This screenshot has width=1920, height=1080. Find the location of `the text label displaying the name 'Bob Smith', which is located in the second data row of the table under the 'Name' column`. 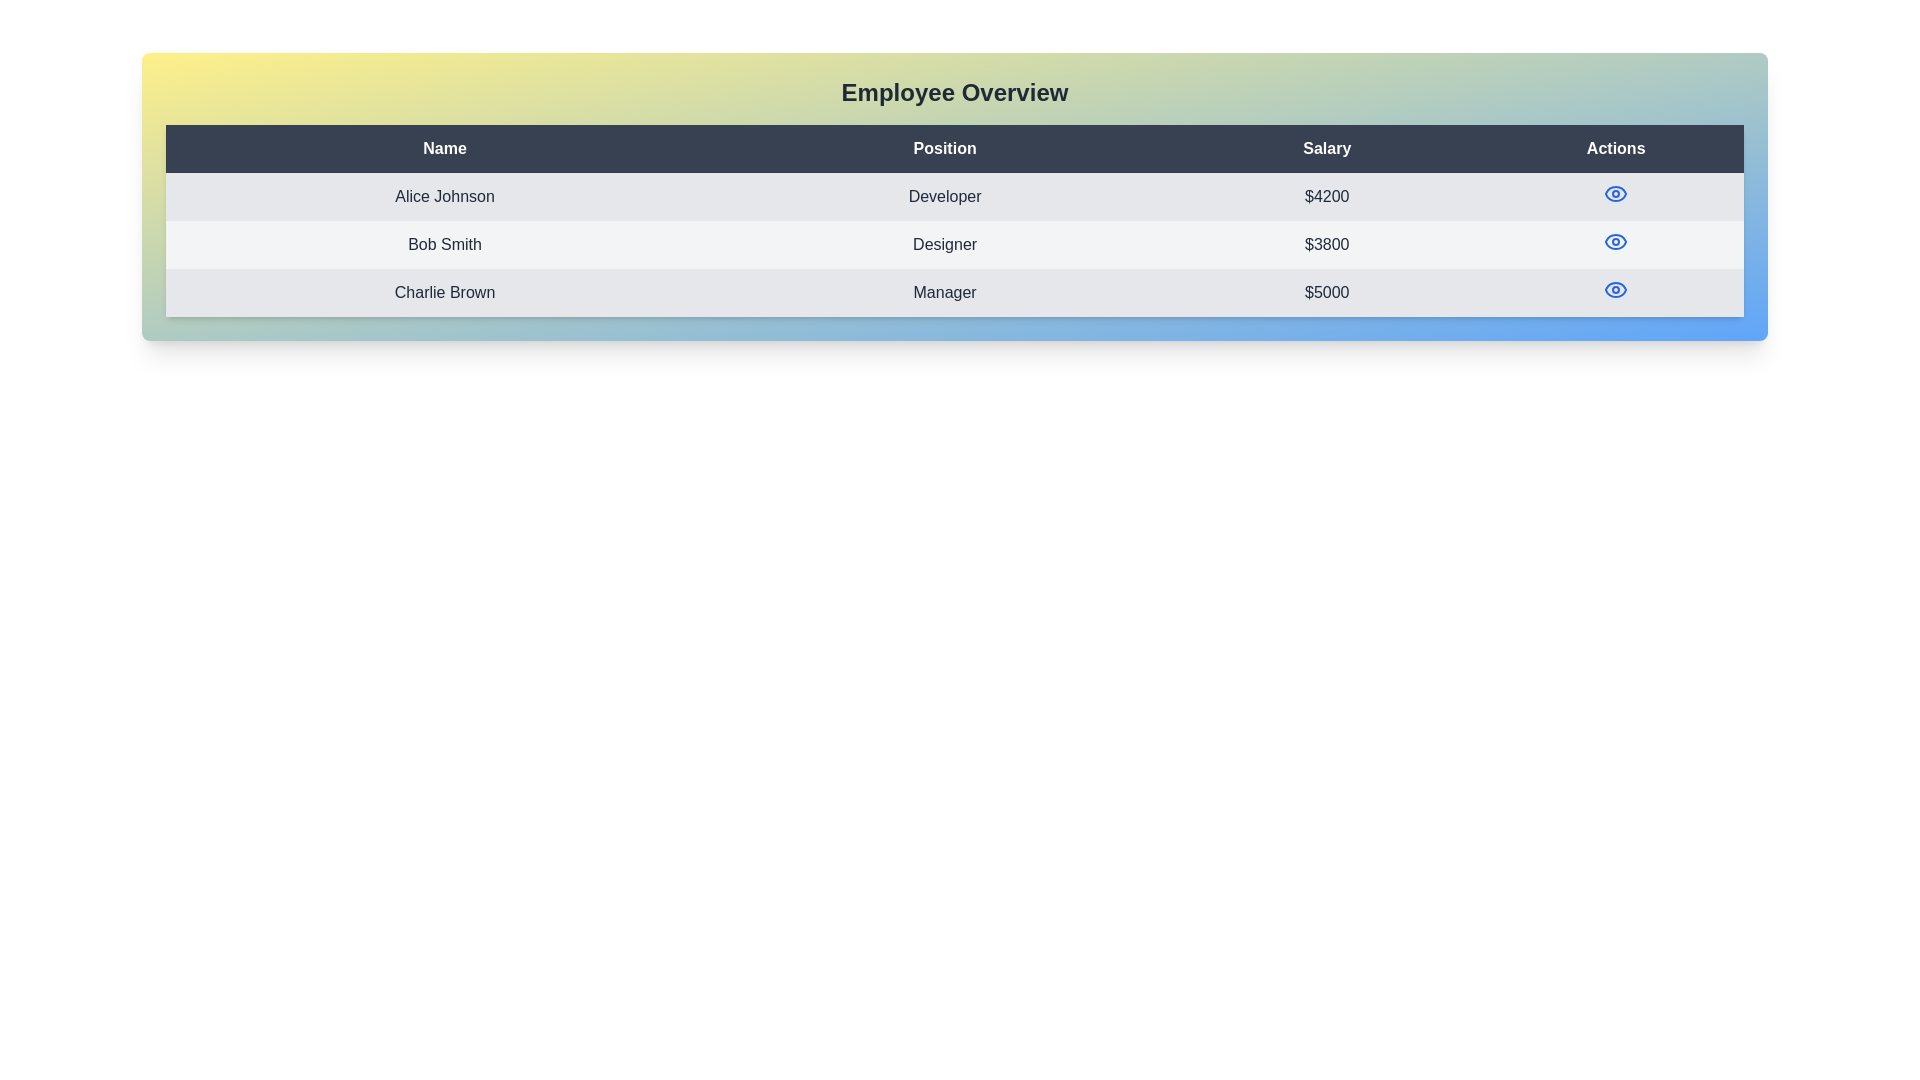

the text label displaying the name 'Bob Smith', which is located in the second data row of the table under the 'Name' column is located at coordinates (444, 244).